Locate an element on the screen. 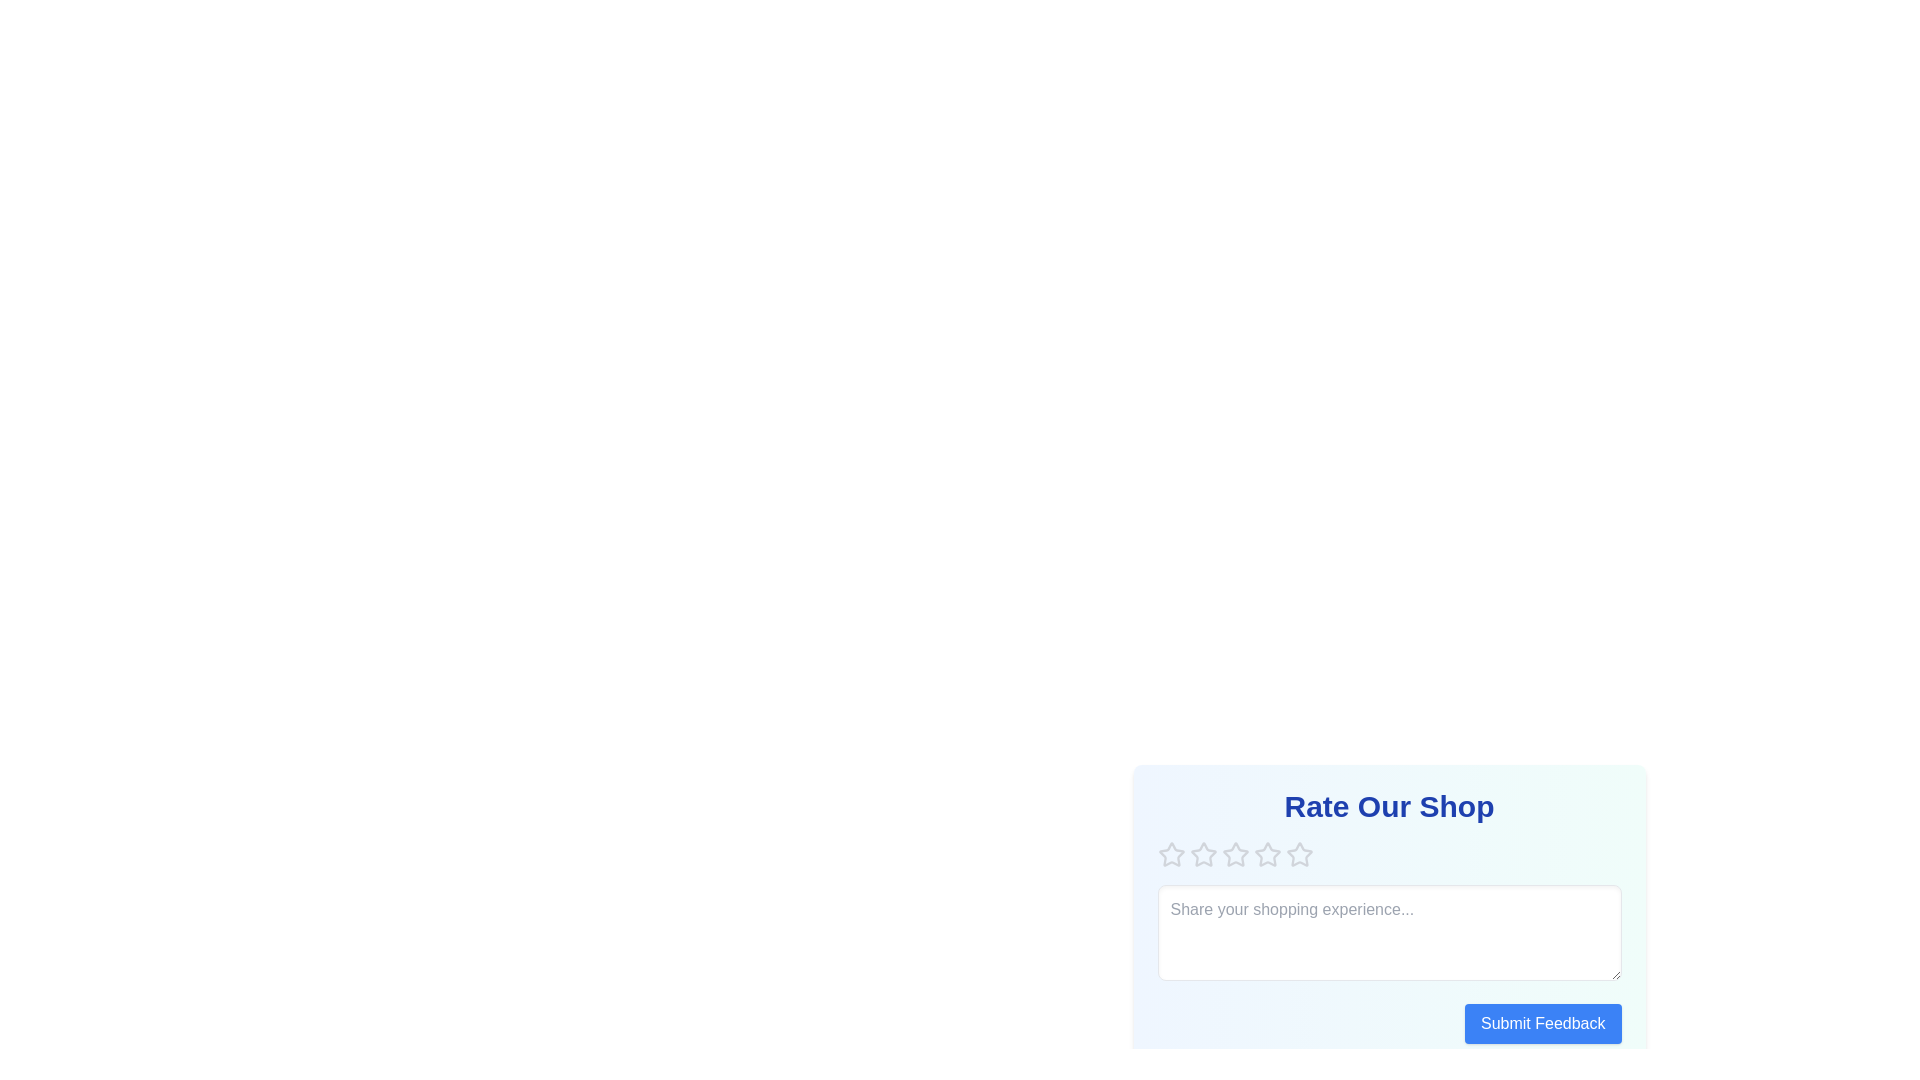 This screenshot has height=1080, width=1920. the star corresponding to the rating 5 is located at coordinates (1299, 855).